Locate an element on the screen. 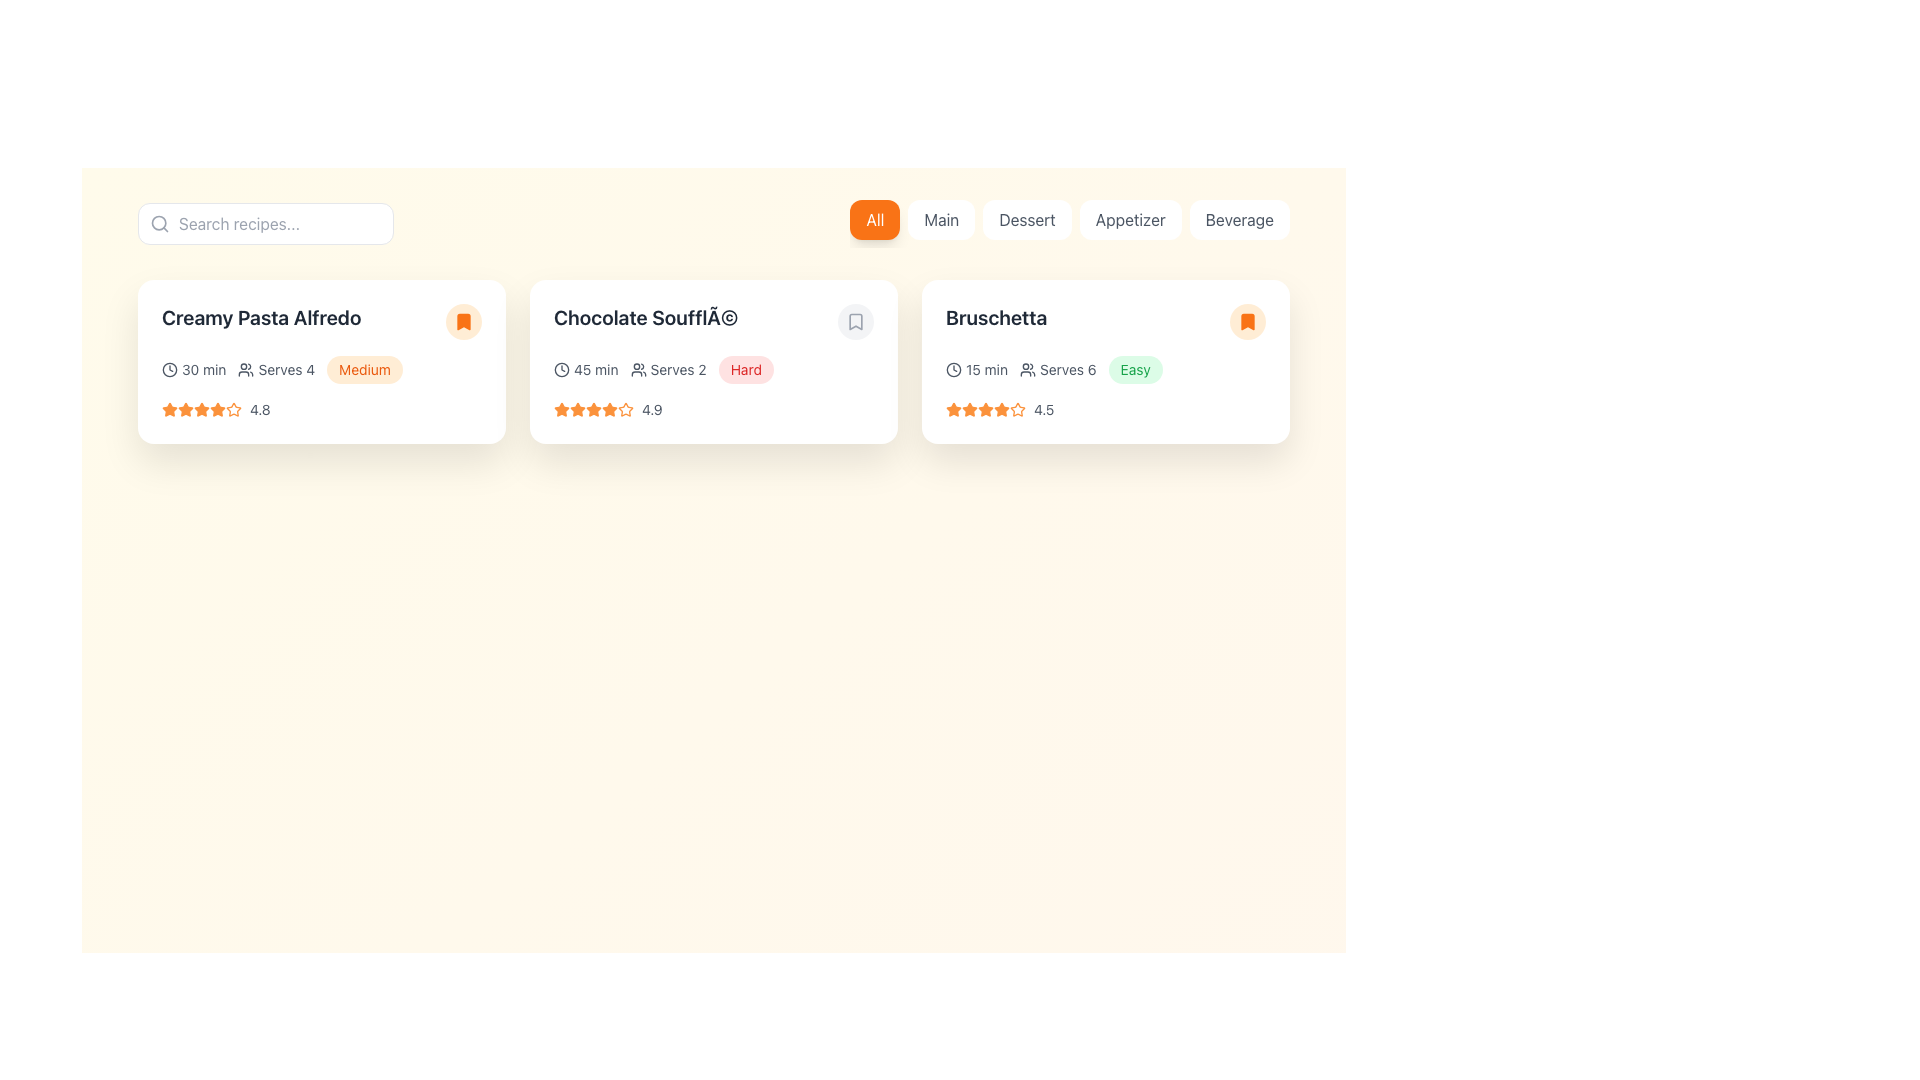 This screenshot has width=1920, height=1080. the third star icon in the 5-star rating system of the 'Chocolate Soufflé' card is located at coordinates (593, 408).